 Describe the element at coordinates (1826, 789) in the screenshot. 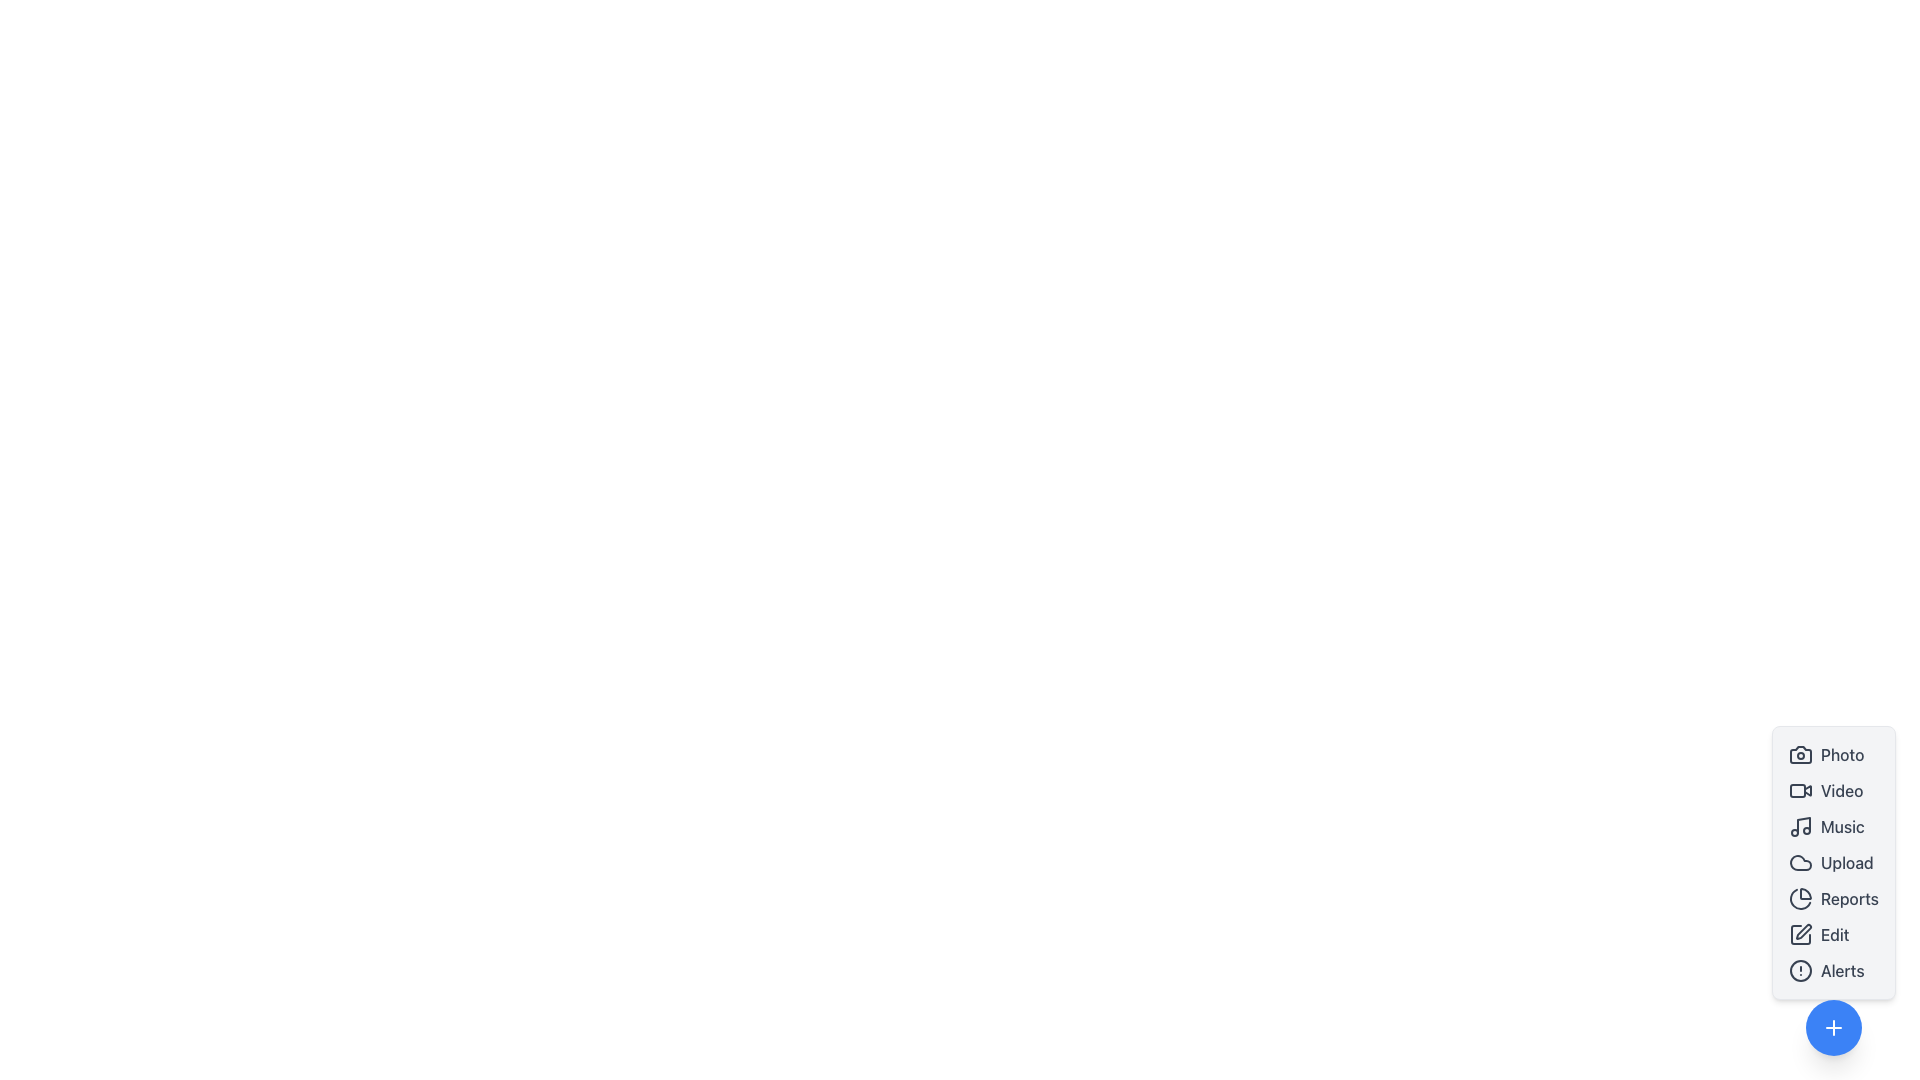

I see `the 'Video' button, which features a video camera icon and changes color on hover, located between the 'Photo' button and 'Music' button` at that location.